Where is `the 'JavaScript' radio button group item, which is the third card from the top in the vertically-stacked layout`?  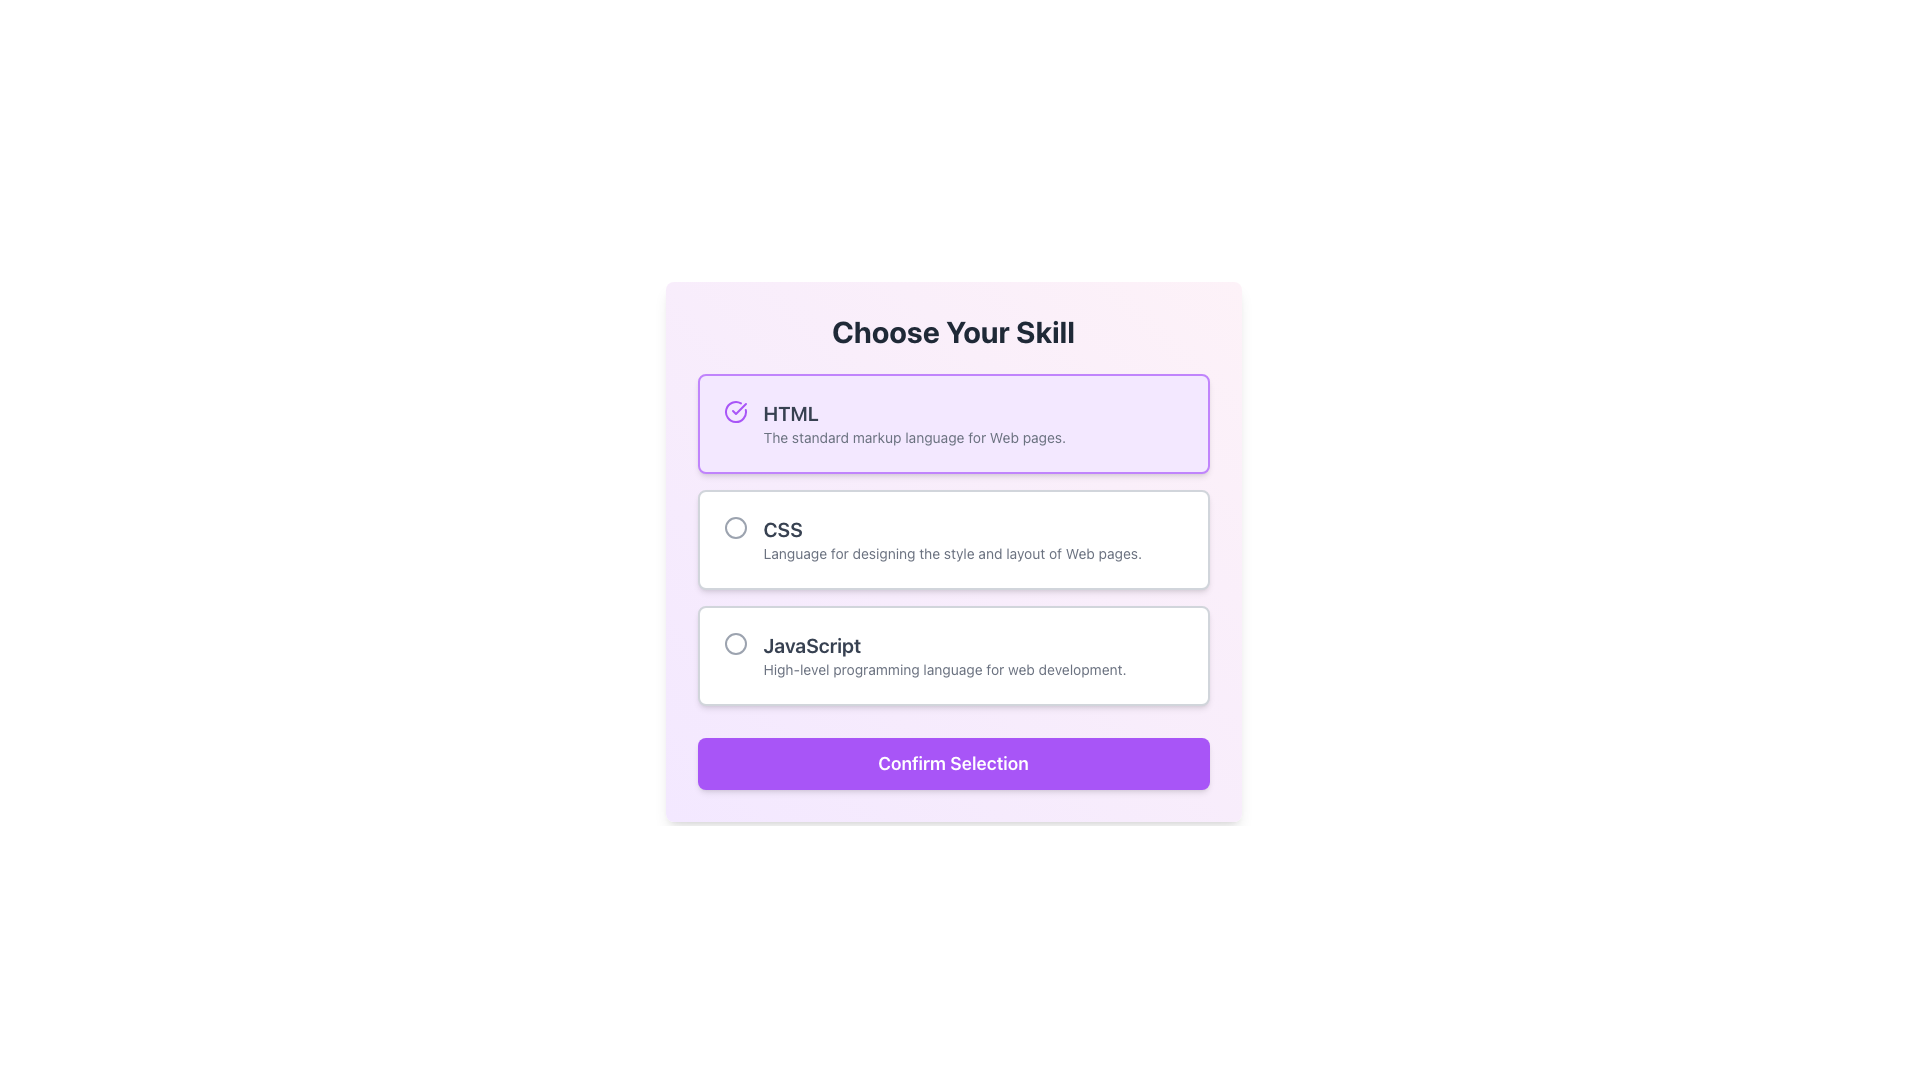 the 'JavaScript' radio button group item, which is the third card from the top in the vertically-stacked layout is located at coordinates (952, 655).